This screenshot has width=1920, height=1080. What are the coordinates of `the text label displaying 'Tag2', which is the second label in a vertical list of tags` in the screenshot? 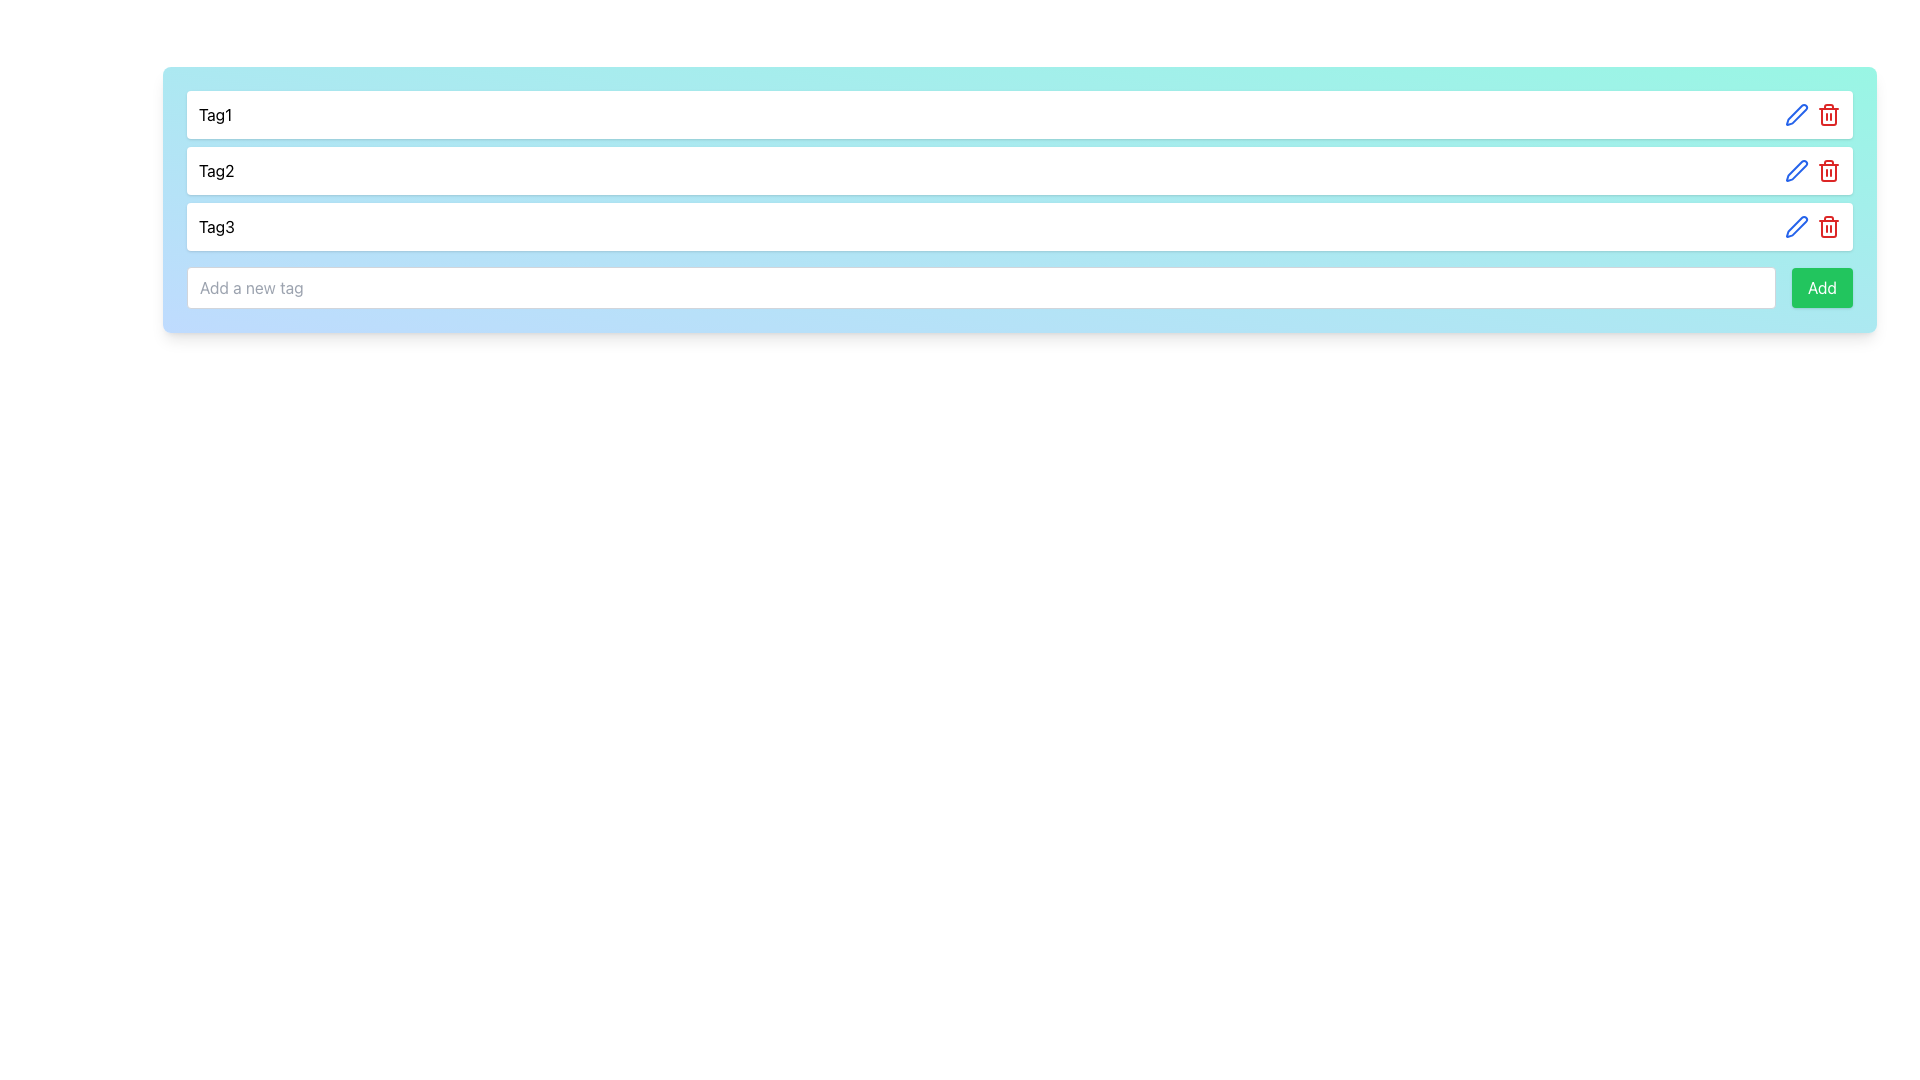 It's located at (216, 169).